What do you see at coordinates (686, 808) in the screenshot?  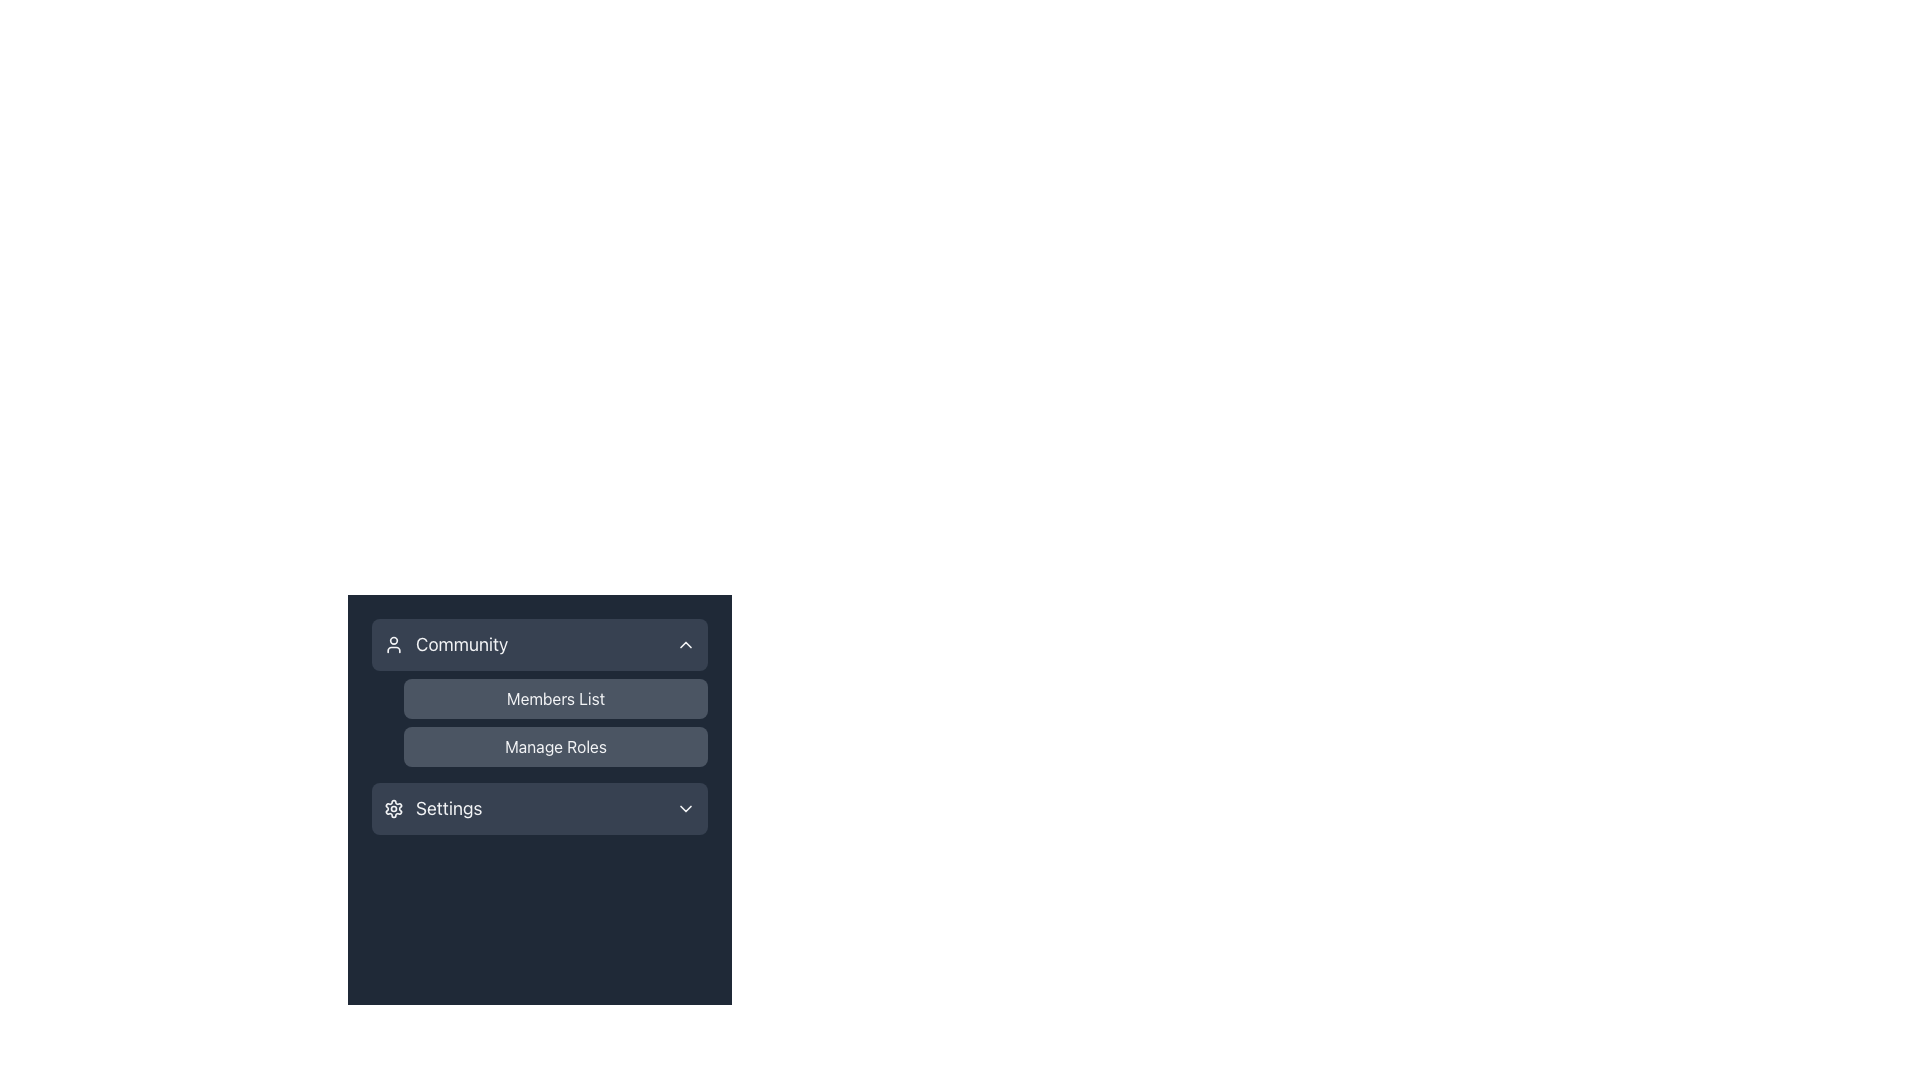 I see `the downward-pointing chevron icon with a light gray stroke, located to the right of the 'Settings' text inside a dark rectangular button` at bounding box center [686, 808].